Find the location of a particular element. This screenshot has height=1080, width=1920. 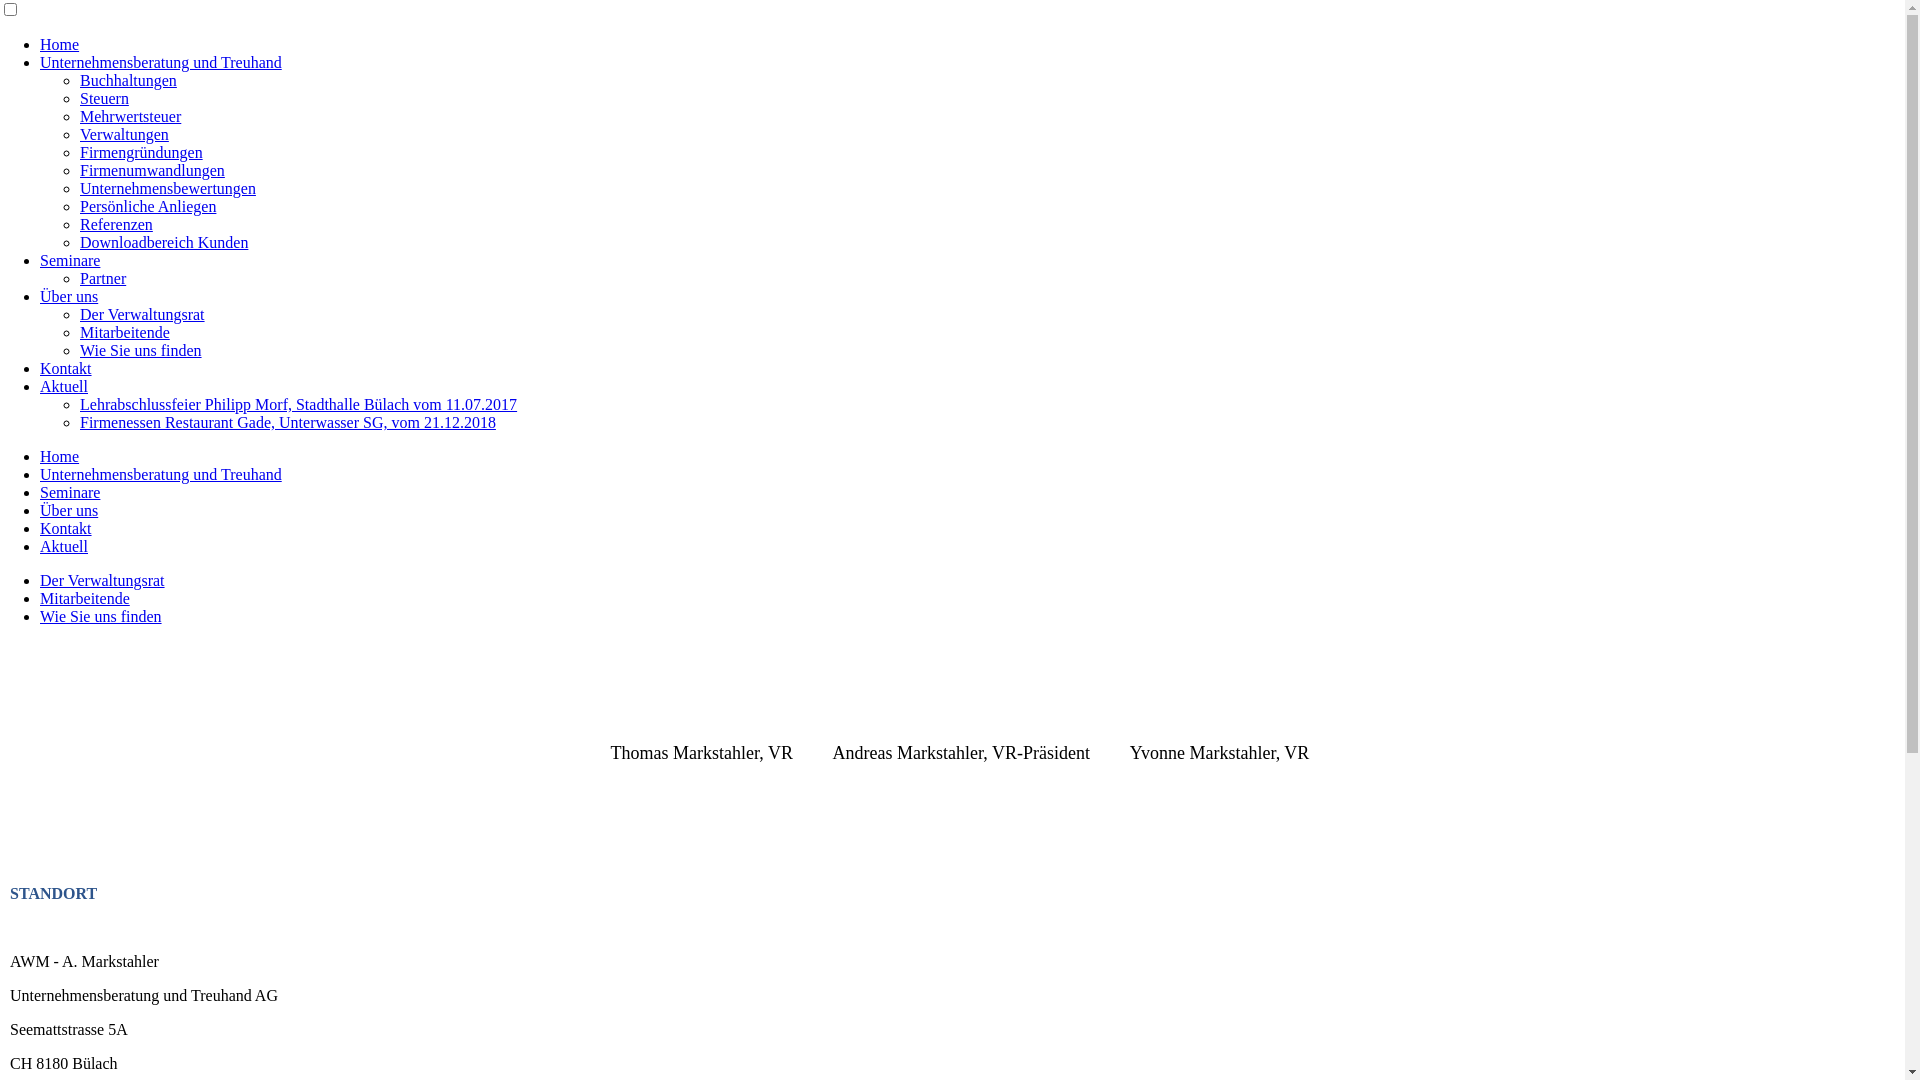

'Unternehmensberatung und Treuhand' is located at coordinates (39, 474).